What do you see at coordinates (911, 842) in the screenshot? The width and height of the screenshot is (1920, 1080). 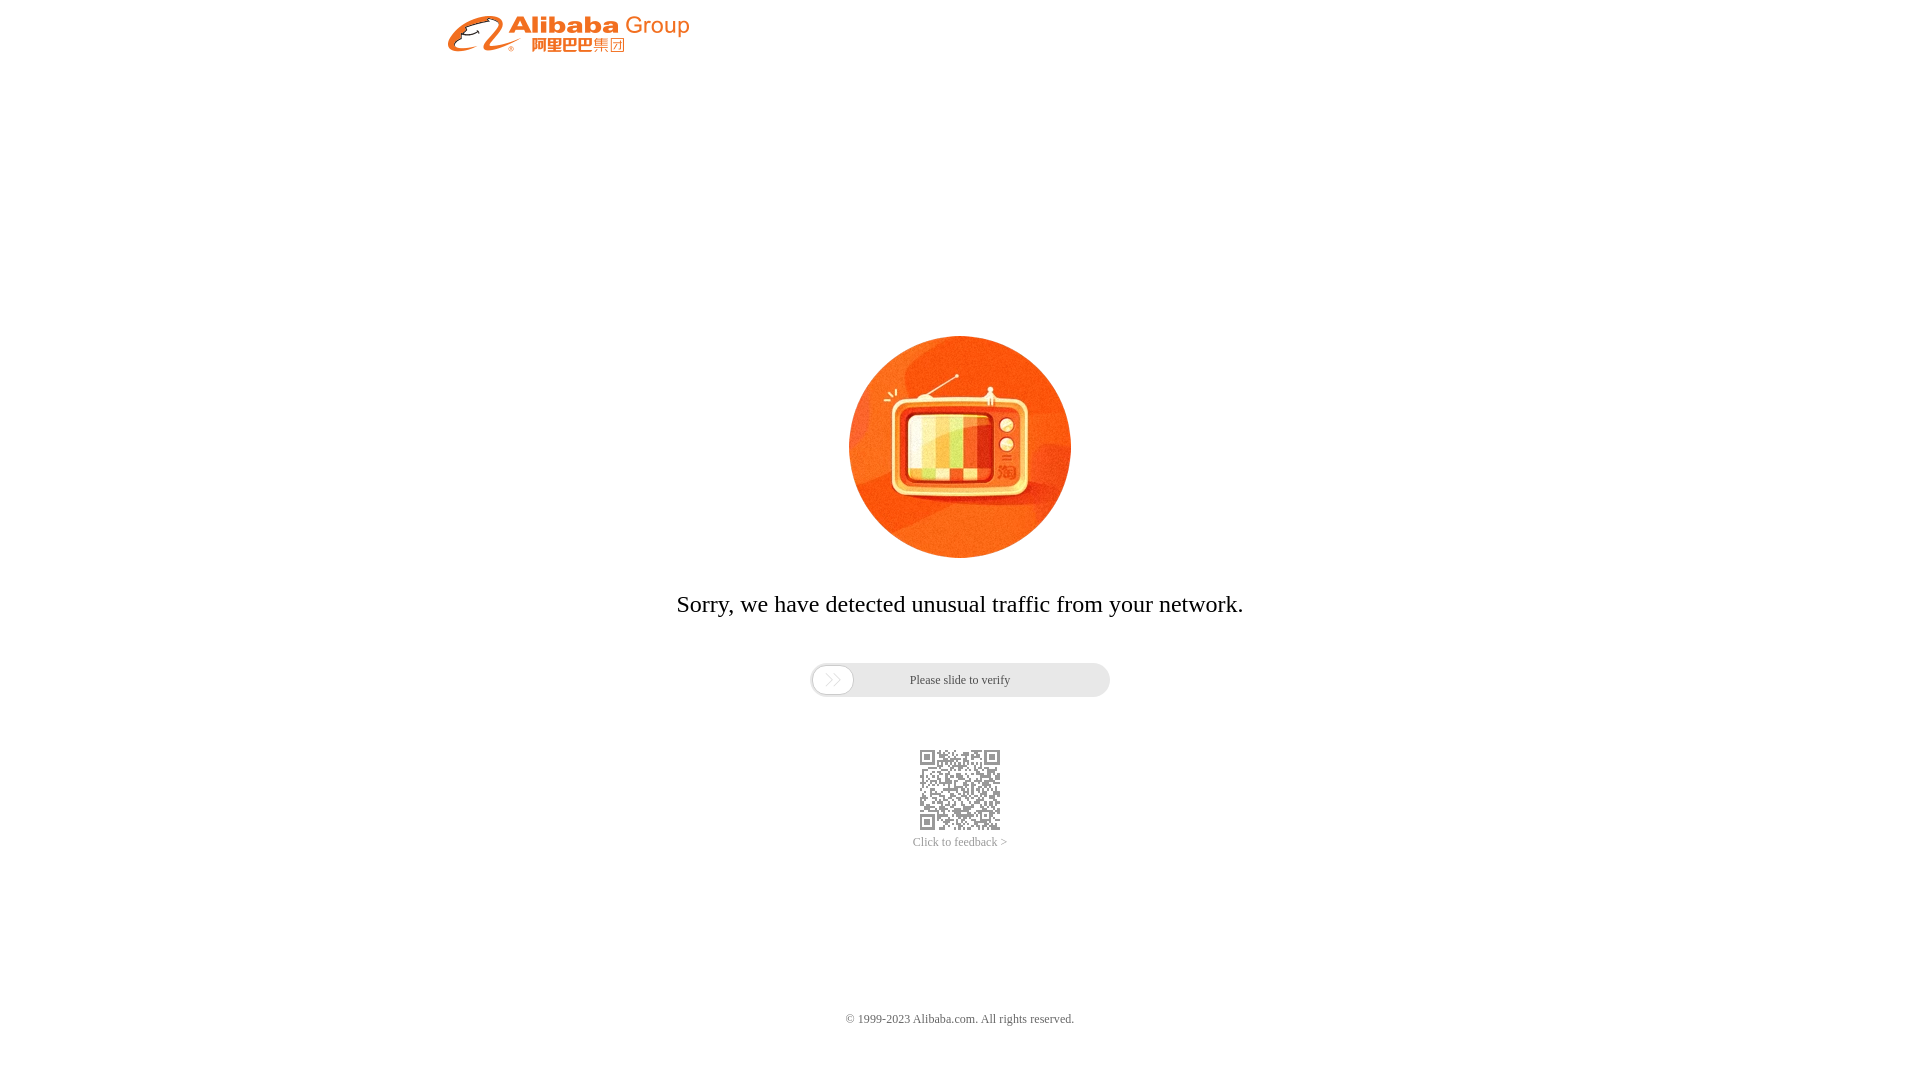 I see `'Click to feedback >'` at bounding box center [911, 842].